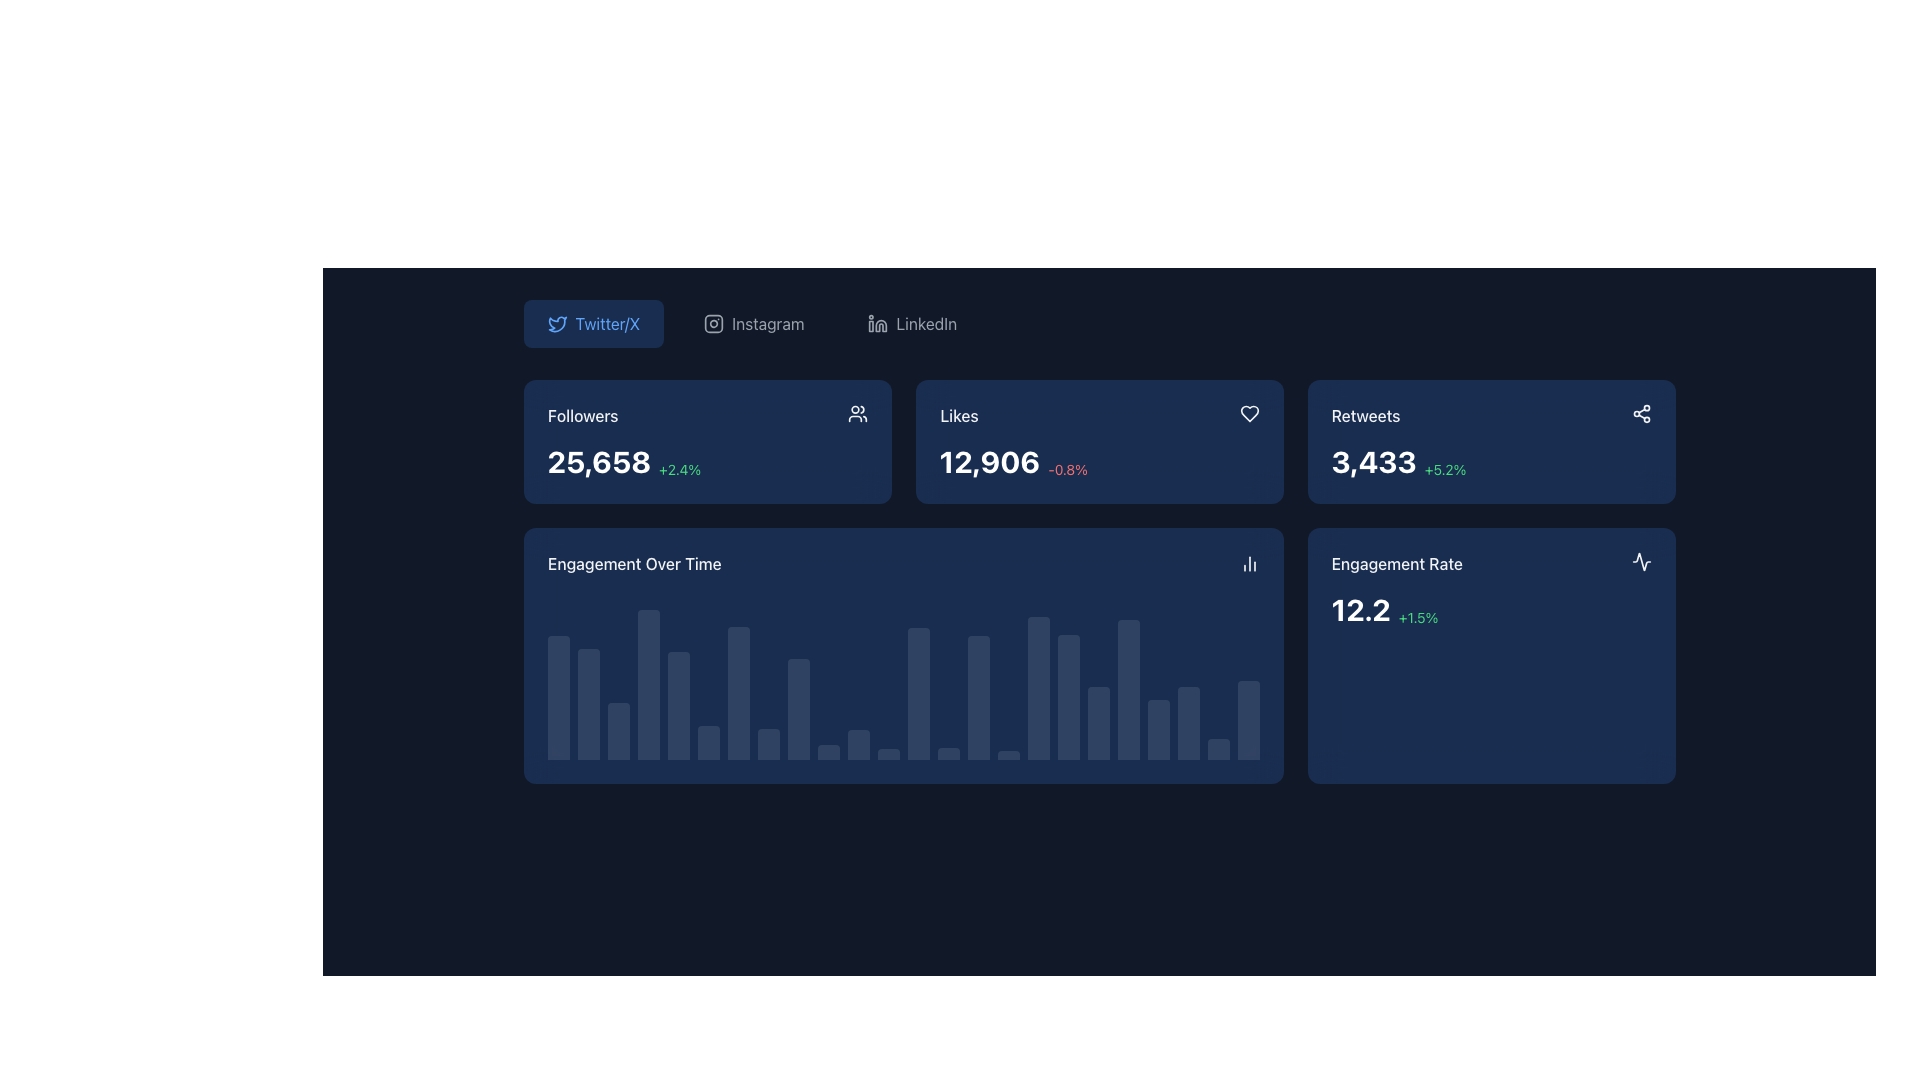 This screenshot has width=1920, height=1080. I want to click on displayed number of 'Likes' from the Text Label positioned in the top-right section of the interface, adjacent to the text '-0.8%', so click(988, 462).